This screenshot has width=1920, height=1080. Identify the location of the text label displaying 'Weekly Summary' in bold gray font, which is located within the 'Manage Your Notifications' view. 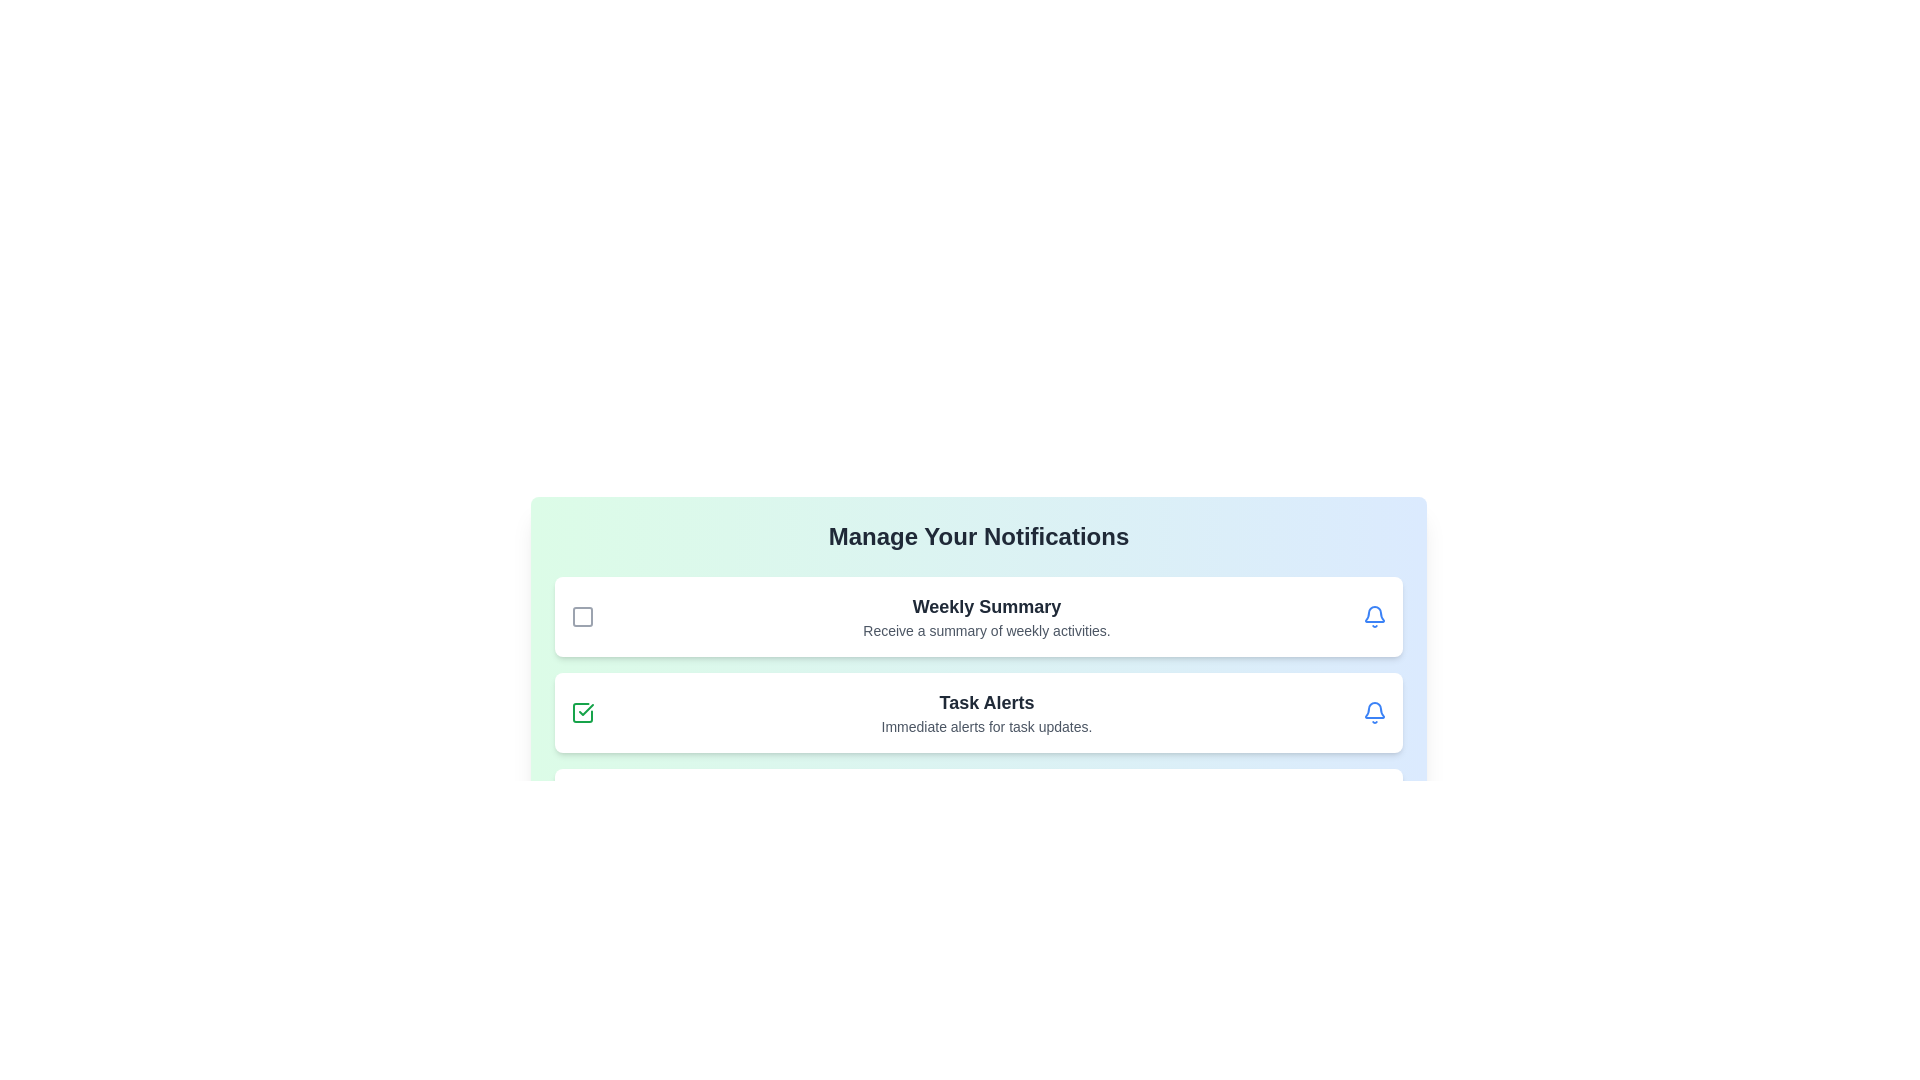
(987, 605).